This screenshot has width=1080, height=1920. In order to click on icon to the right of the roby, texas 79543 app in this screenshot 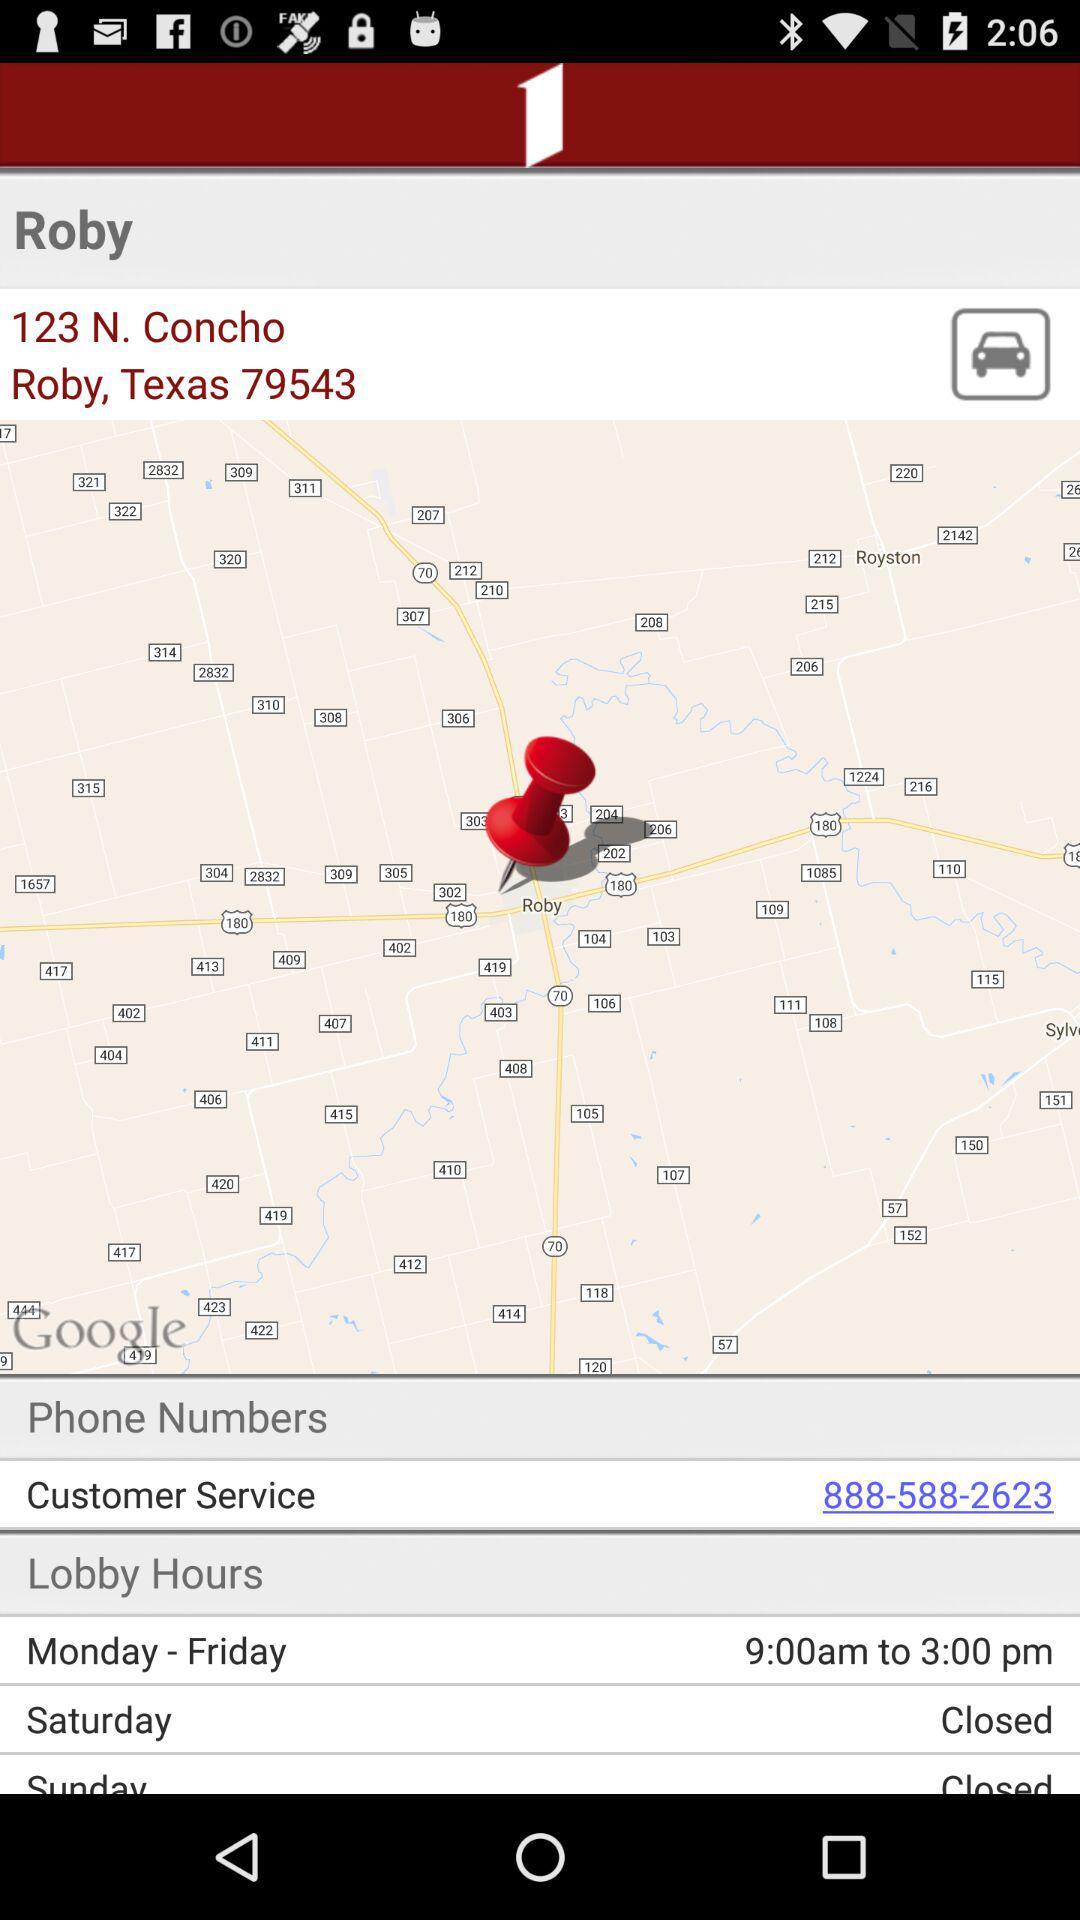, I will do `click(999, 354)`.